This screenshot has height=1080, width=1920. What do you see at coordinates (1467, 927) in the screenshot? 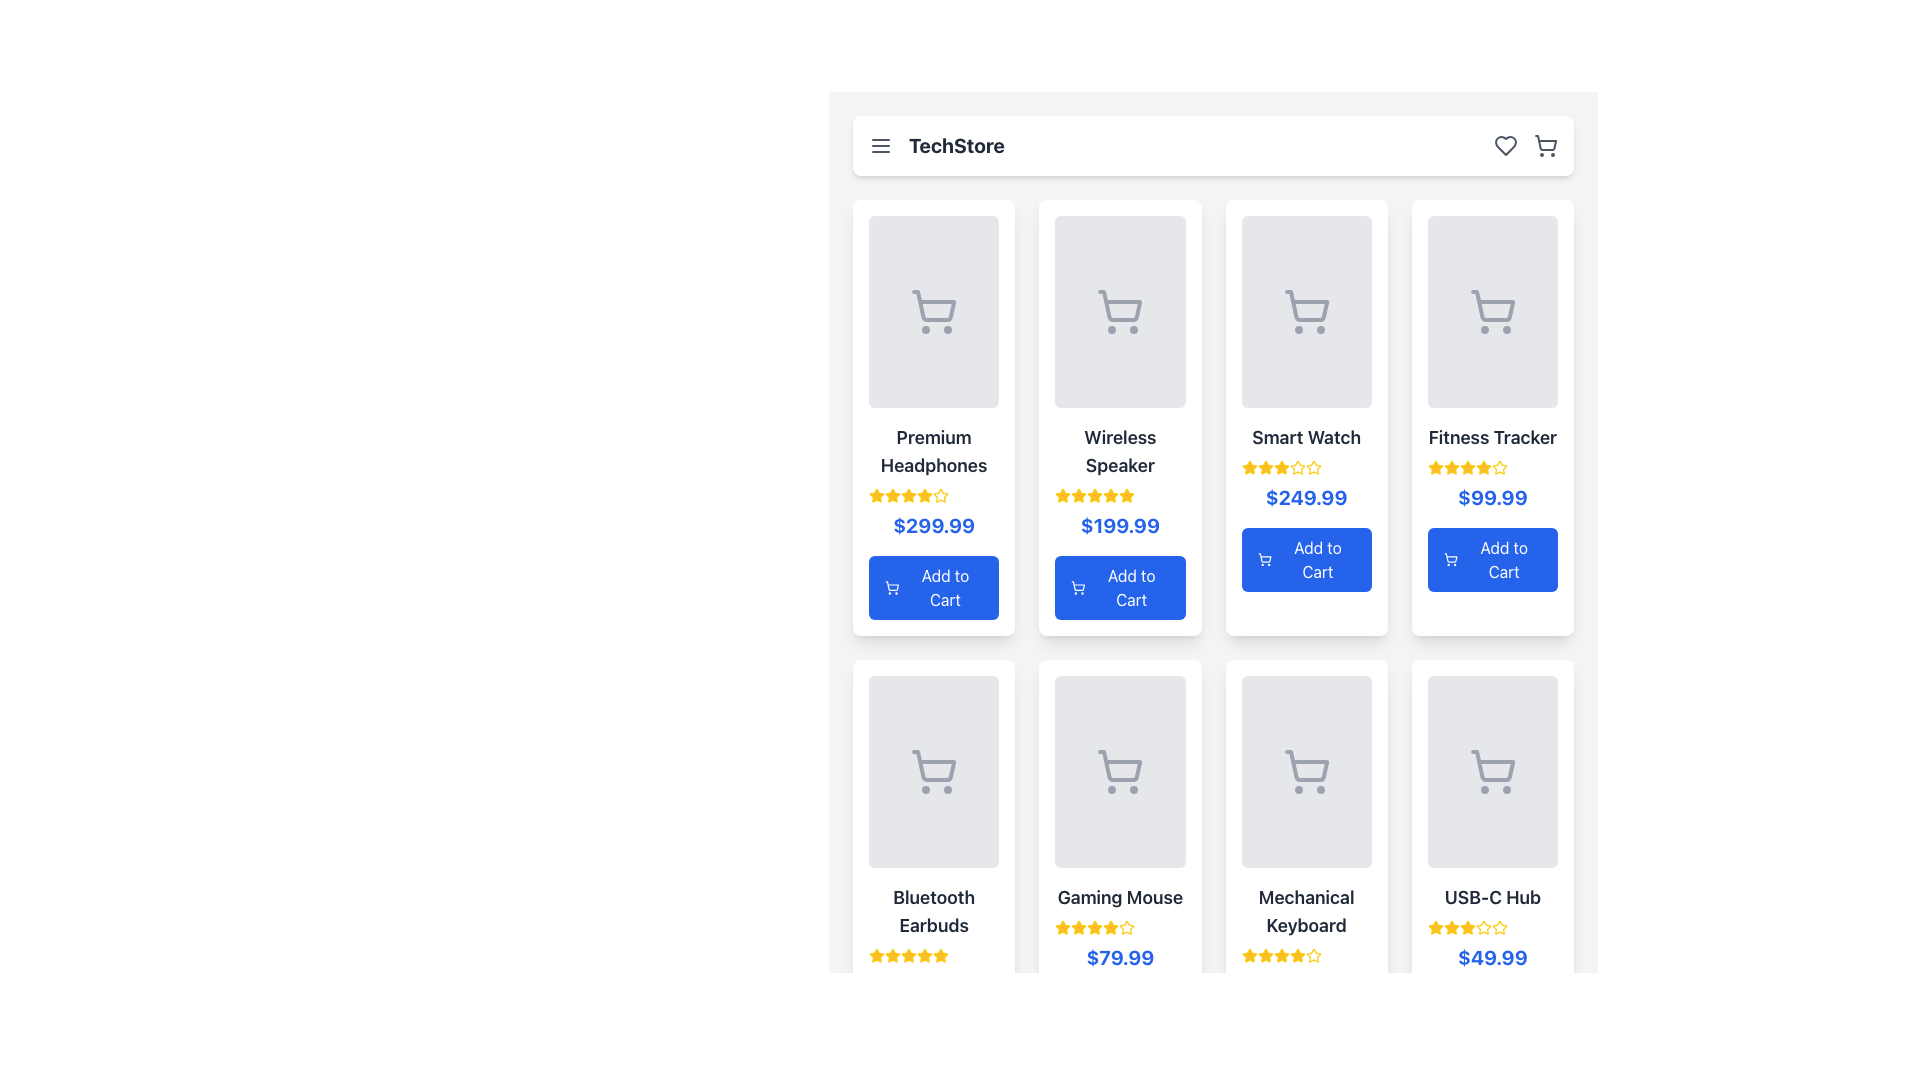
I see `the yellow star-shaped rating icon located in the rating section of the product card for the 'USB-C Hub' item at the bottom-right corner of the grid` at bounding box center [1467, 927].